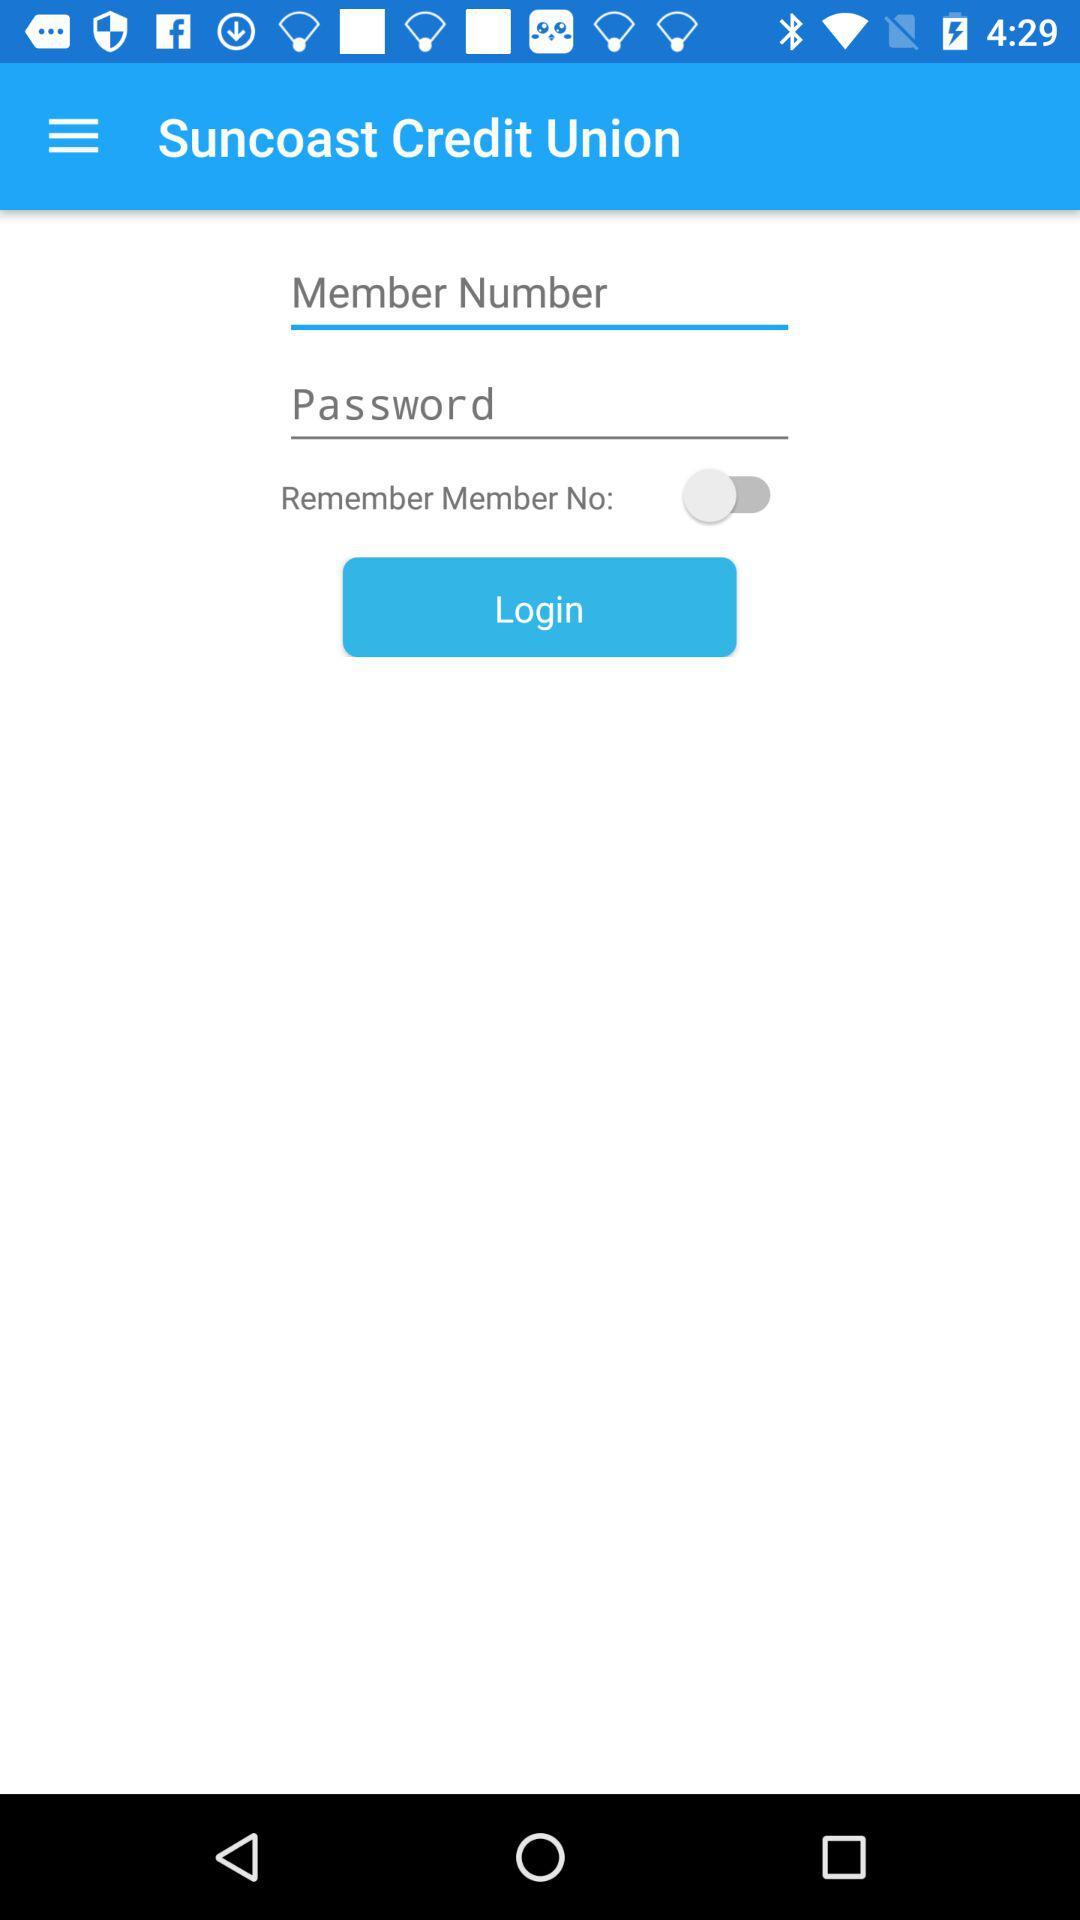 The image size is (1080, 1920). What do you see at coordinates (538, 402) in the screenshot?
I see `input password` at bounding box center [538, 402].